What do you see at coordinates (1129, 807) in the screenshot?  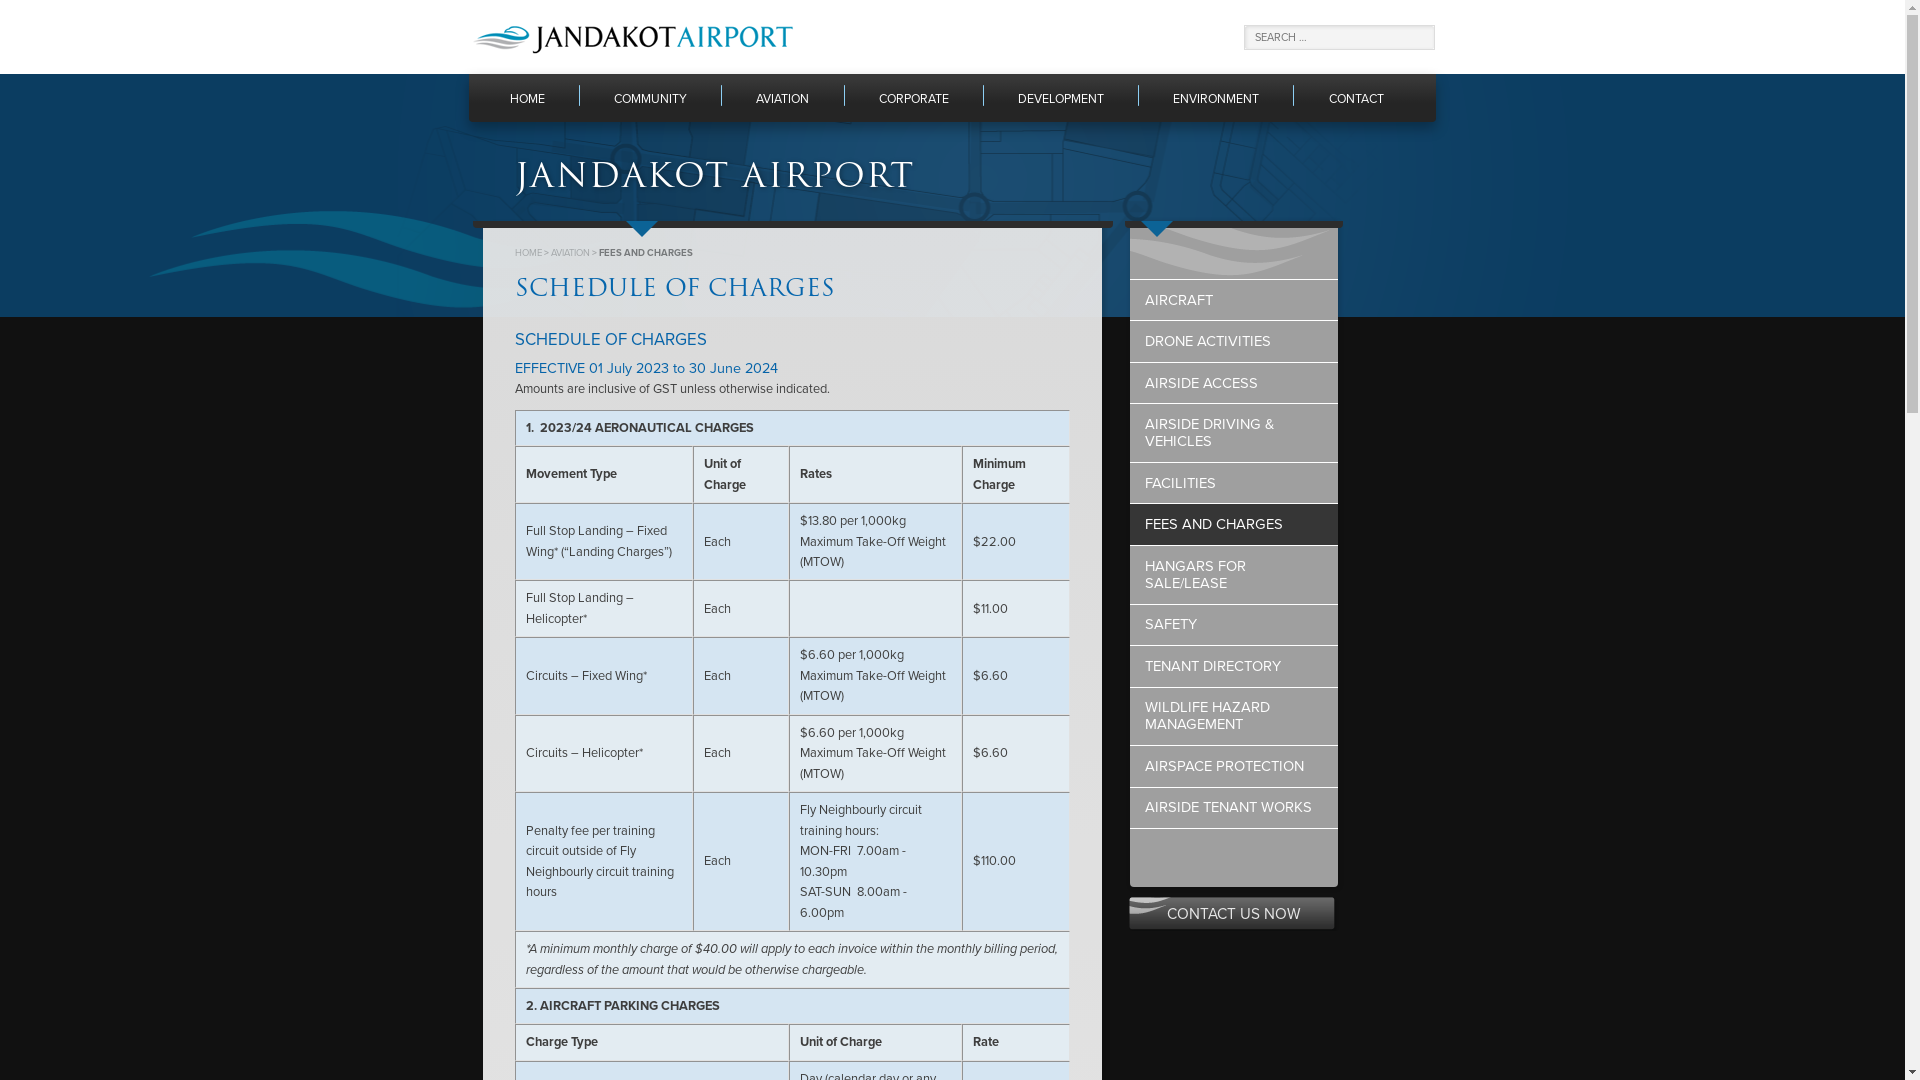 I see `'AIRSIDE TENANT WORKS'` at bounding box center [1129, 807].